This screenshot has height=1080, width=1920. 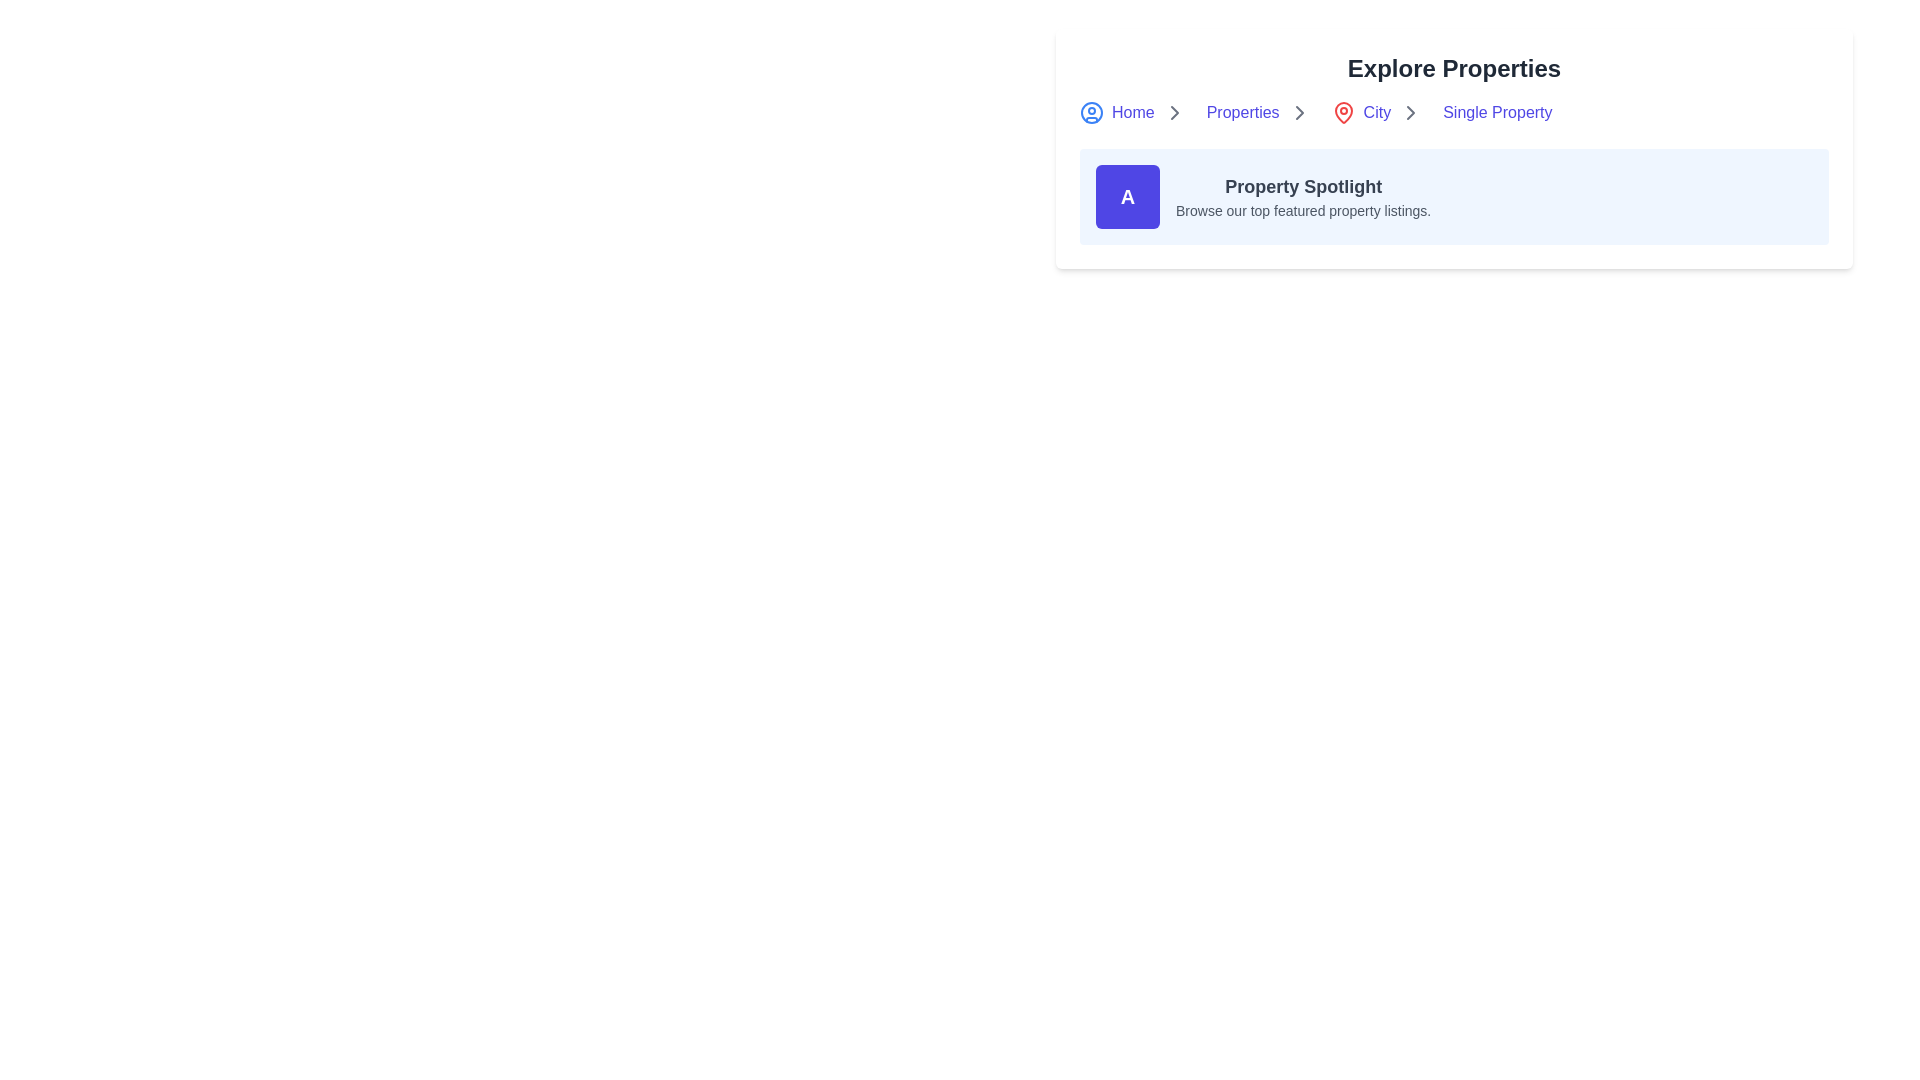 What do you see at coordinates (1116, 112) in the screenshot?
I see `the first hyperlink in the breadcrumb navigation` at bounding box center [1116, 112].